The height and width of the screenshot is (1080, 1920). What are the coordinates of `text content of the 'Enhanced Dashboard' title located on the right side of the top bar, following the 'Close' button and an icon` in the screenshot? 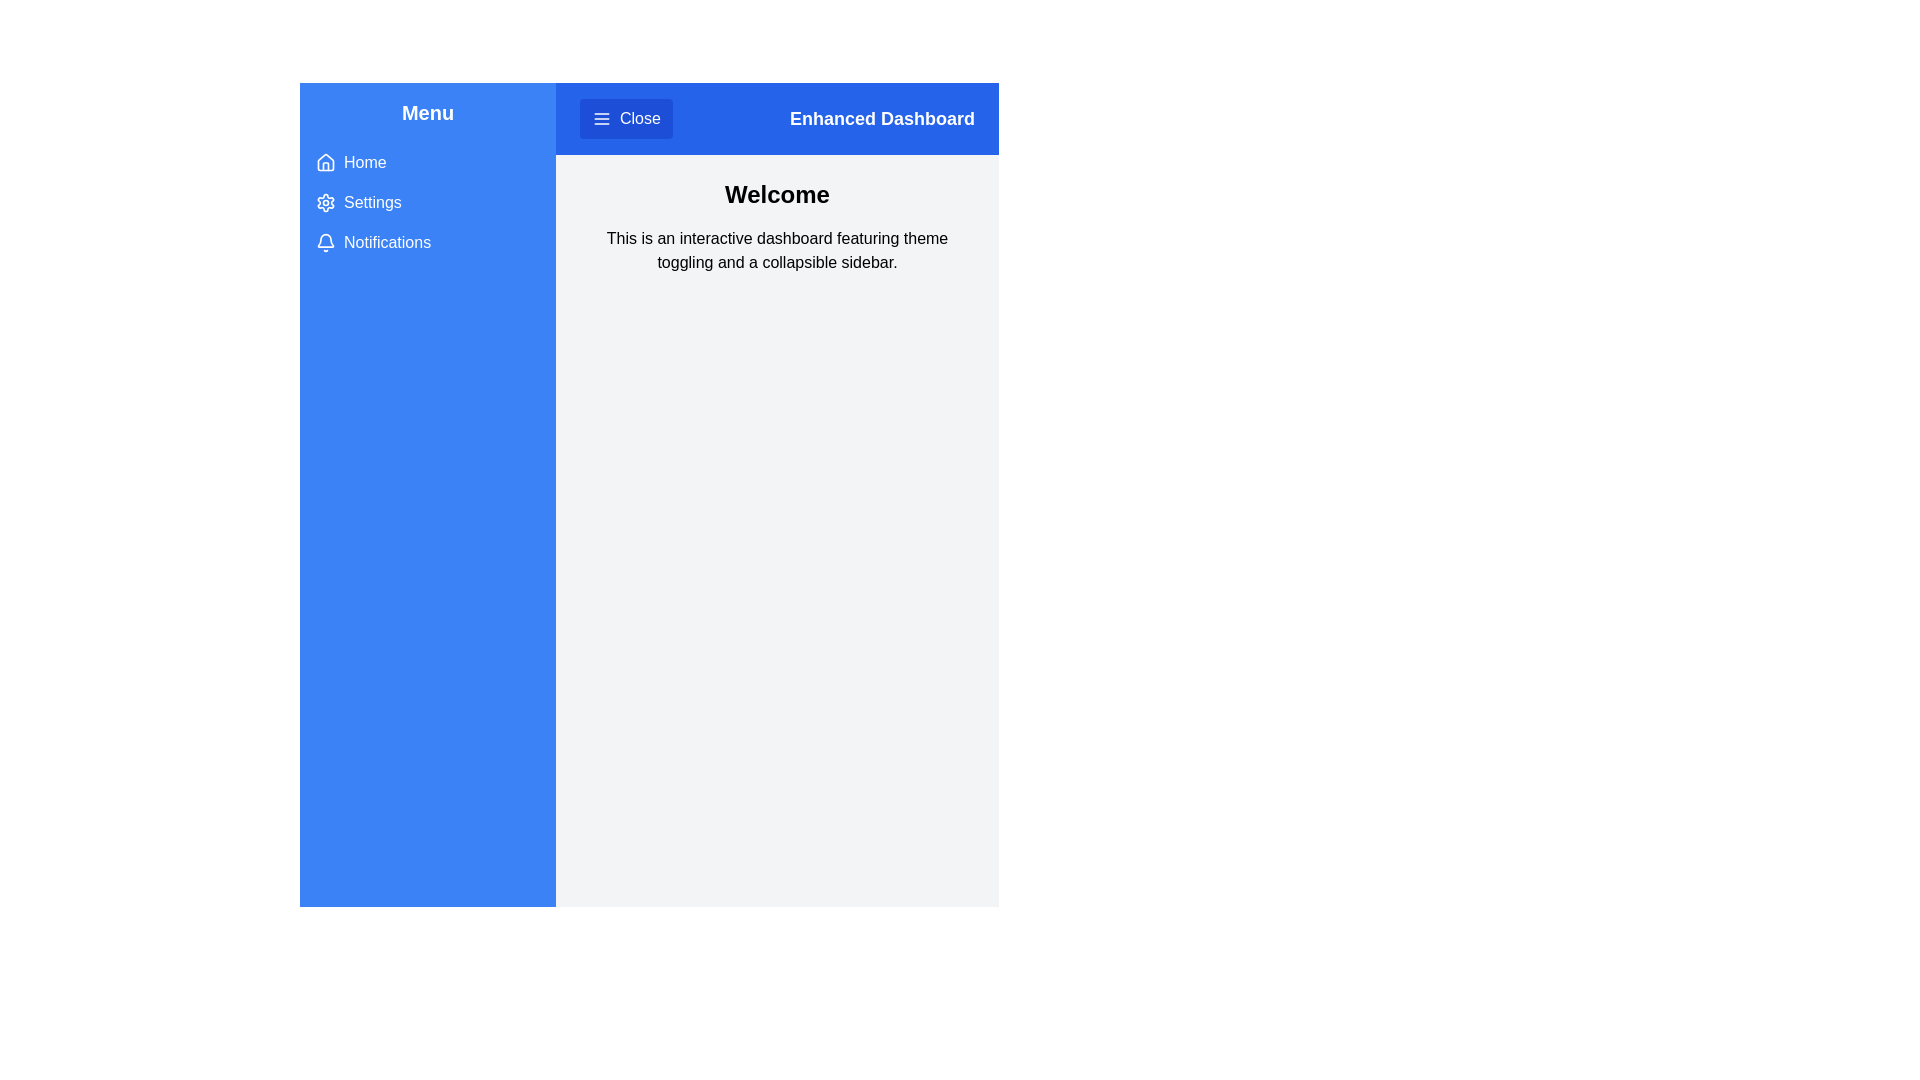 It's located at (881, 119).